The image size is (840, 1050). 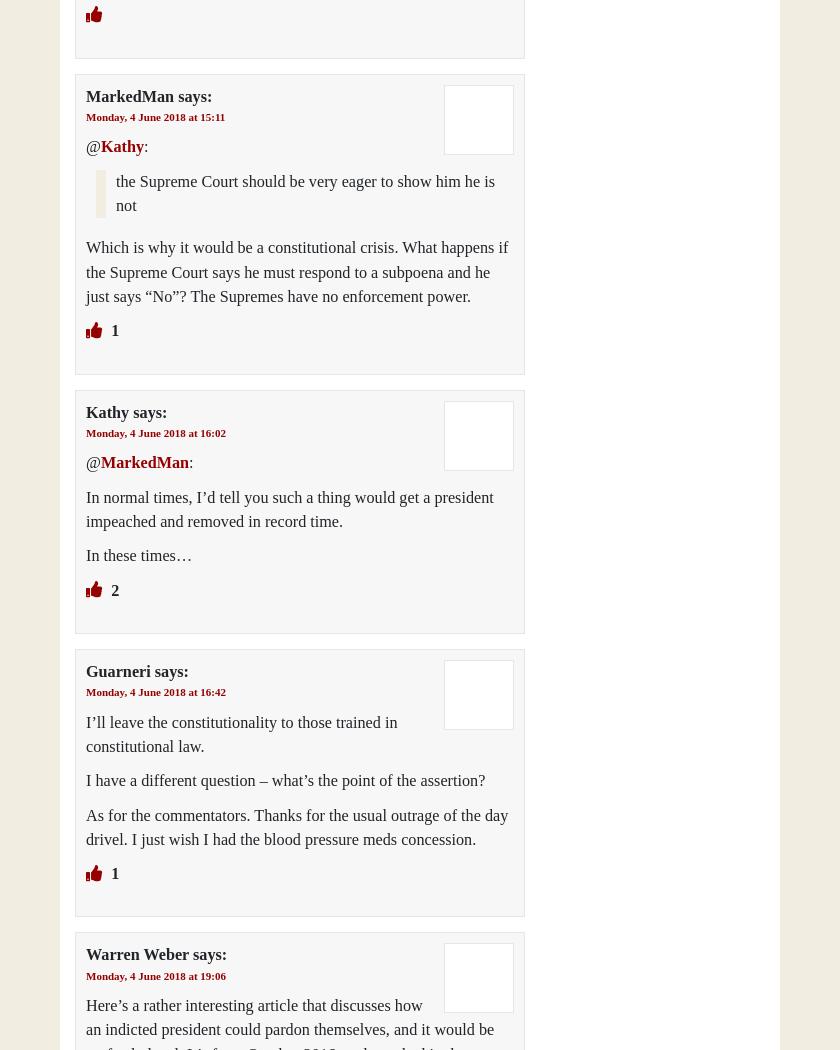 I want to click on 'the Supreme Court should be very eager to show him he is not', so click(x=305, y=192).